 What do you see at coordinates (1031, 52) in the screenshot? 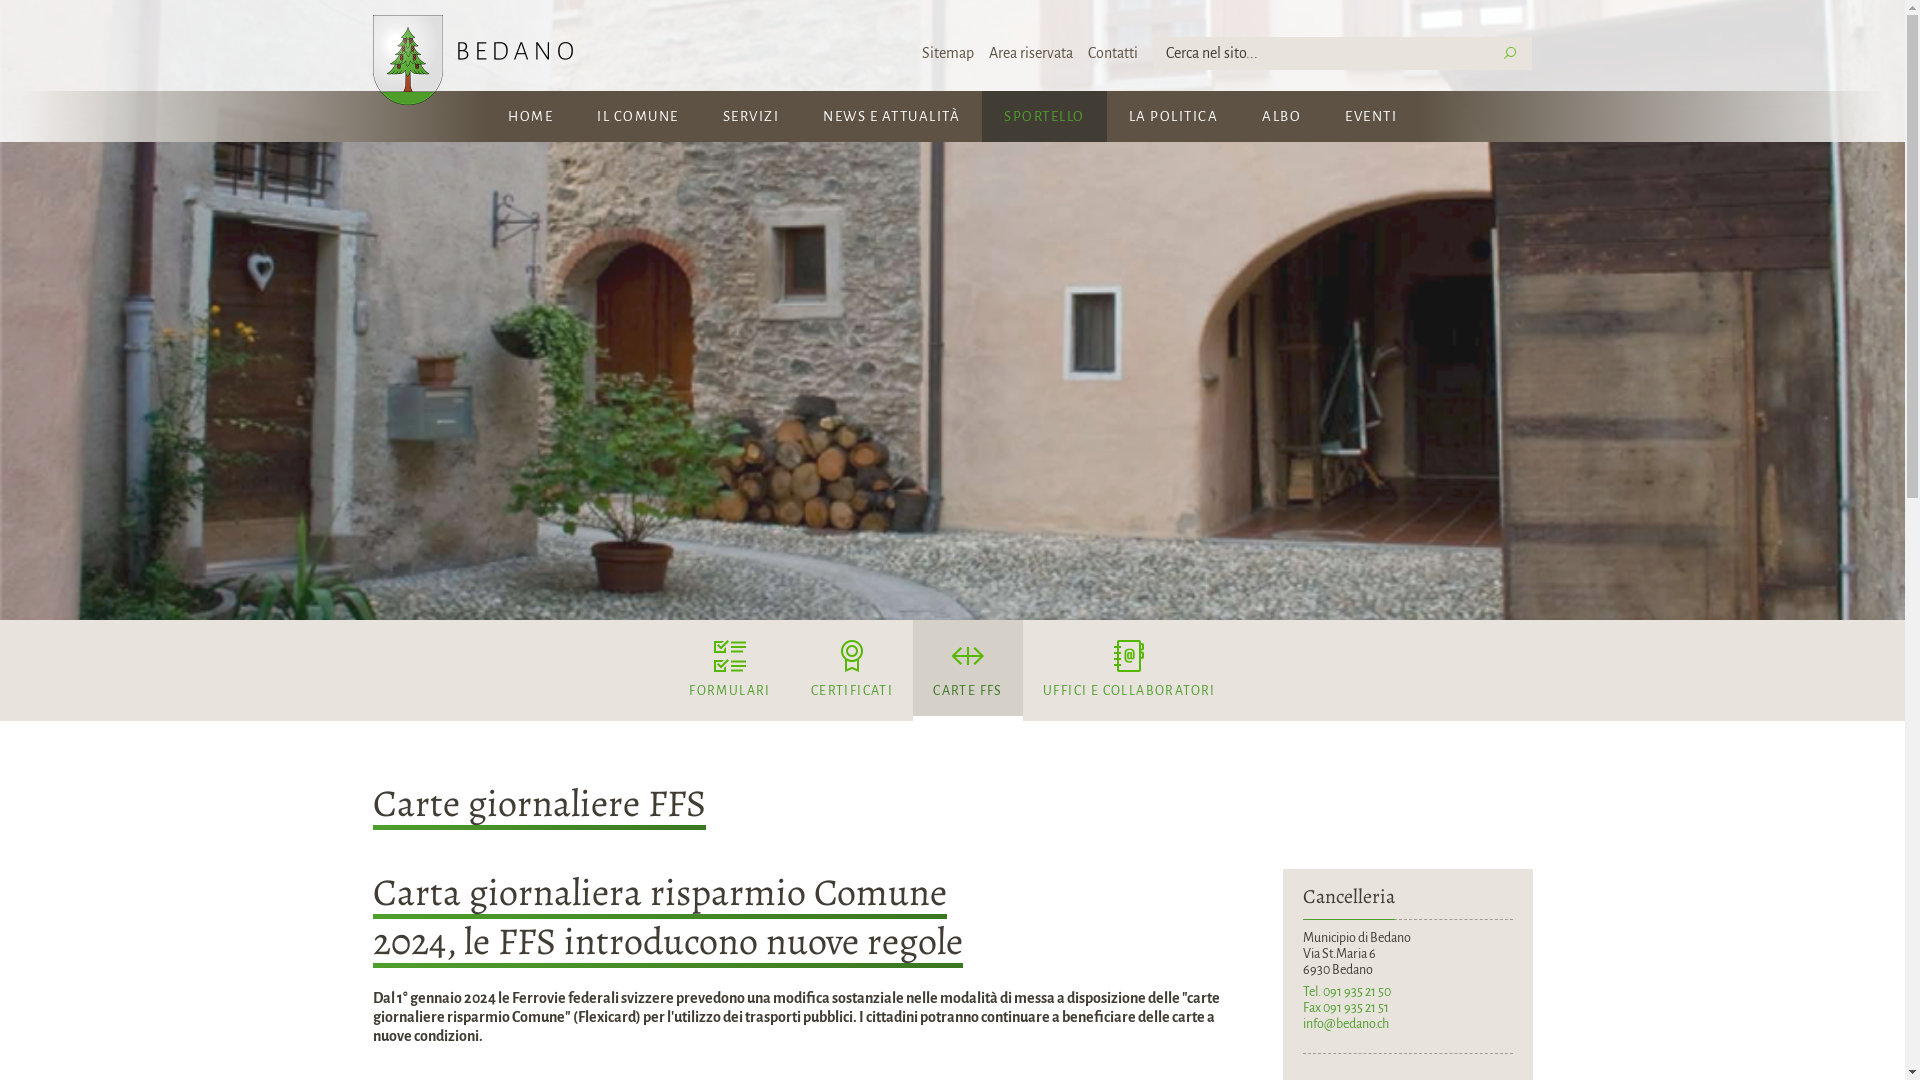
I see `'Area riservata'` at bounding box center [1031, 52].